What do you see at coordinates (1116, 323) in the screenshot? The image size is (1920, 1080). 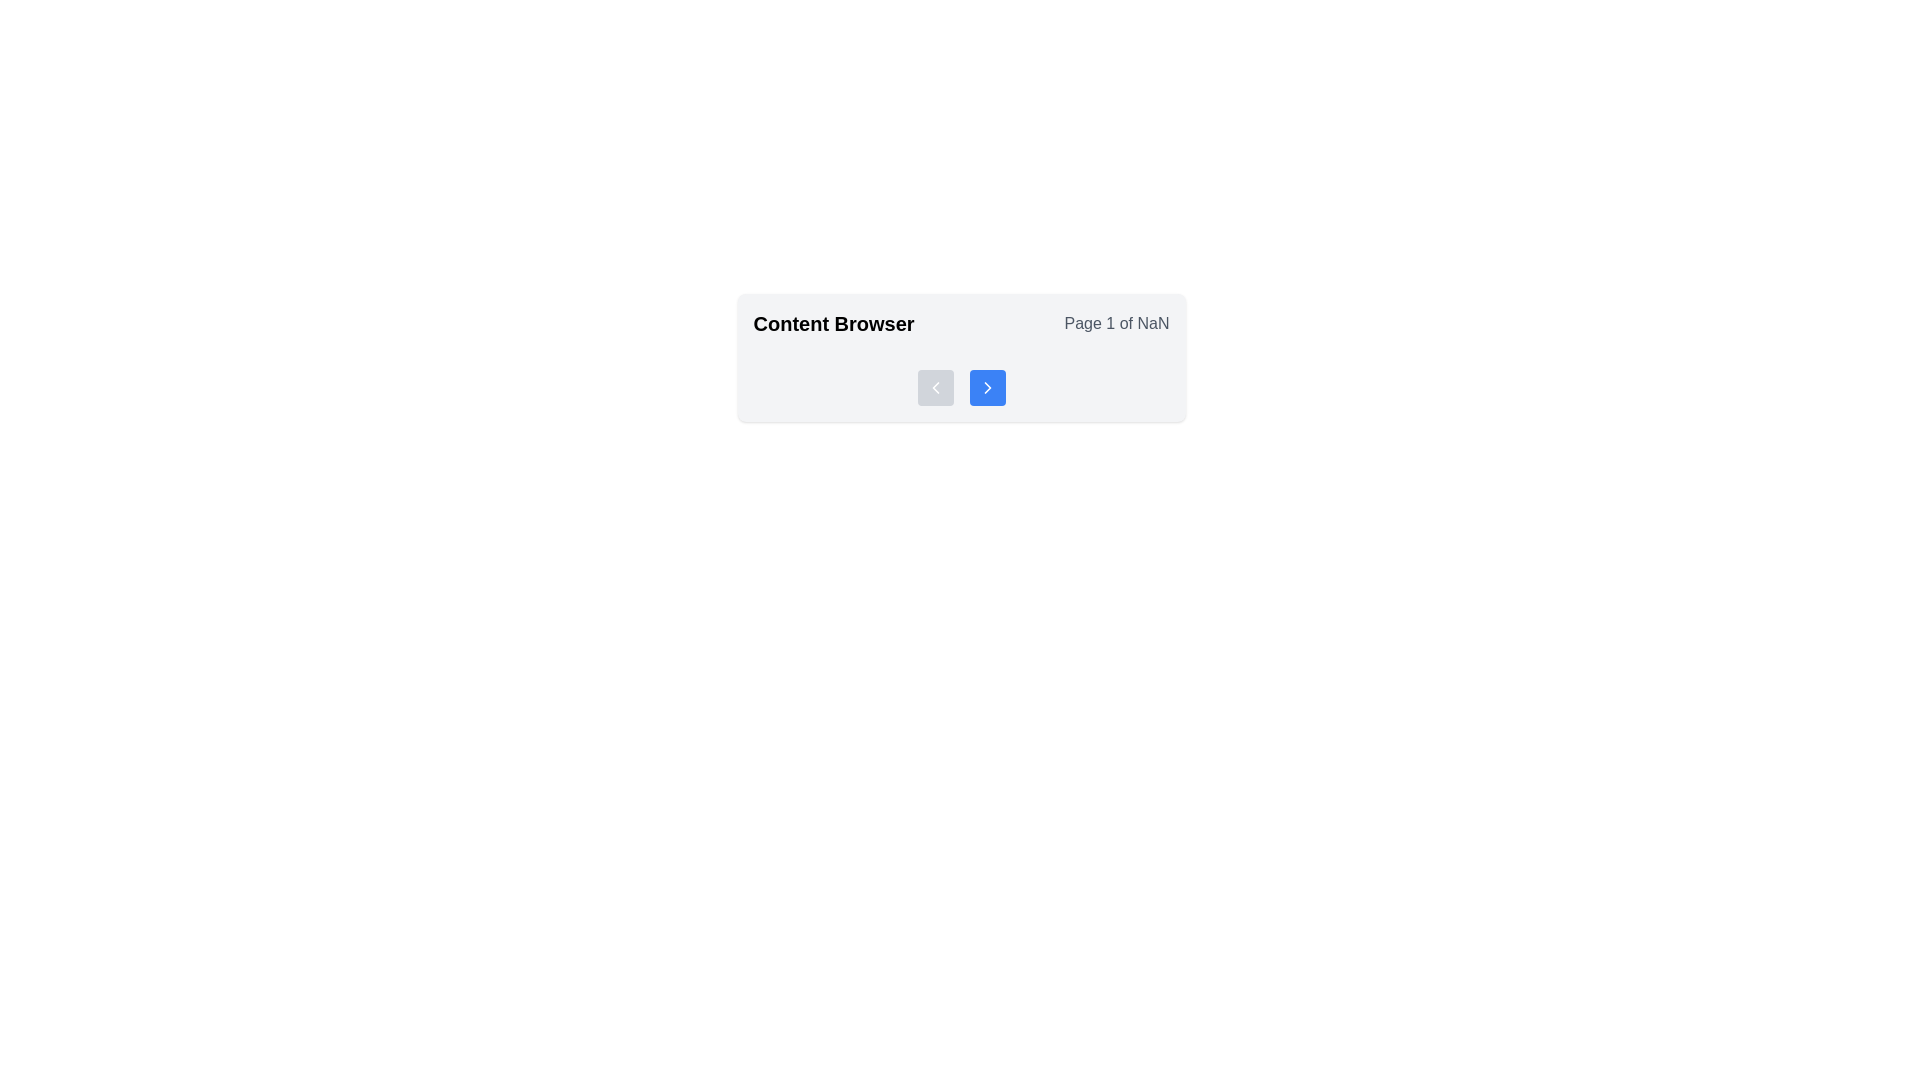 I see `the static text label that indicates the current page and total number of pages, which is currently displaying 'NaN'. This label is located to the right of the 'Content Browser' title and above the navigation buttons` at bounding box center [1116, 323].